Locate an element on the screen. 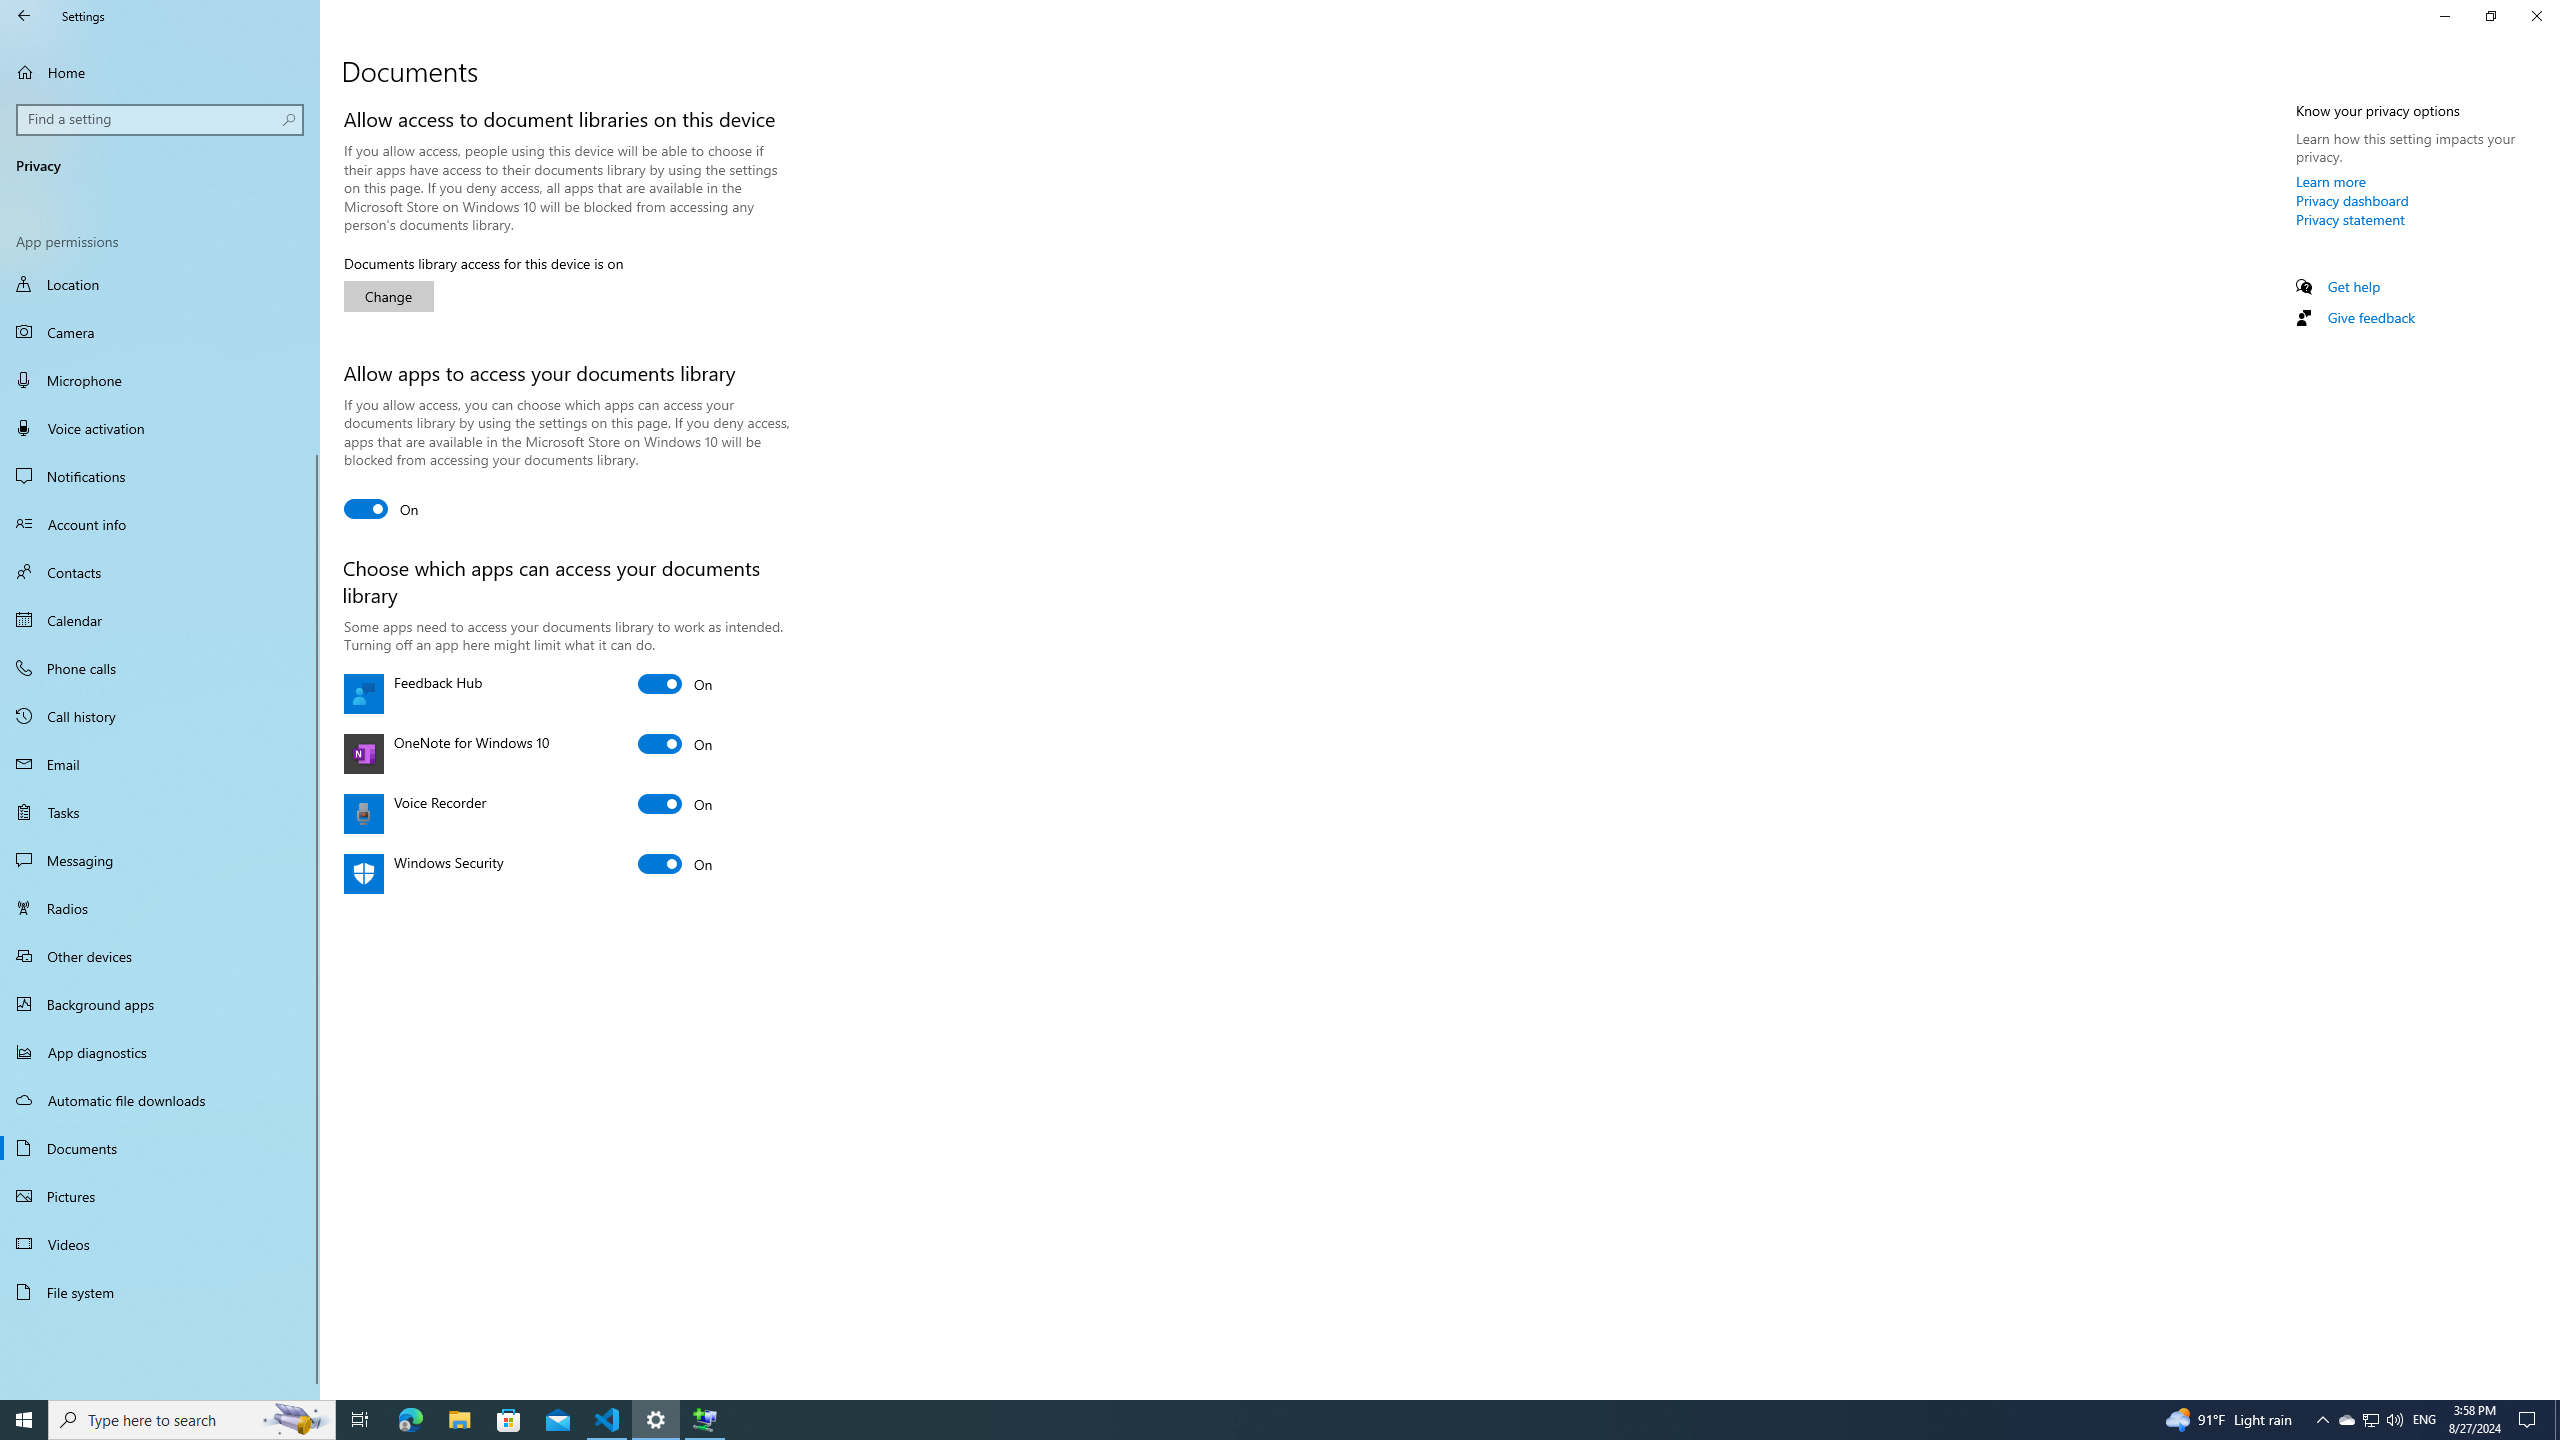 This screenshot has height=1440, width=2560. 'Location' is located at coordinates (159, 284).